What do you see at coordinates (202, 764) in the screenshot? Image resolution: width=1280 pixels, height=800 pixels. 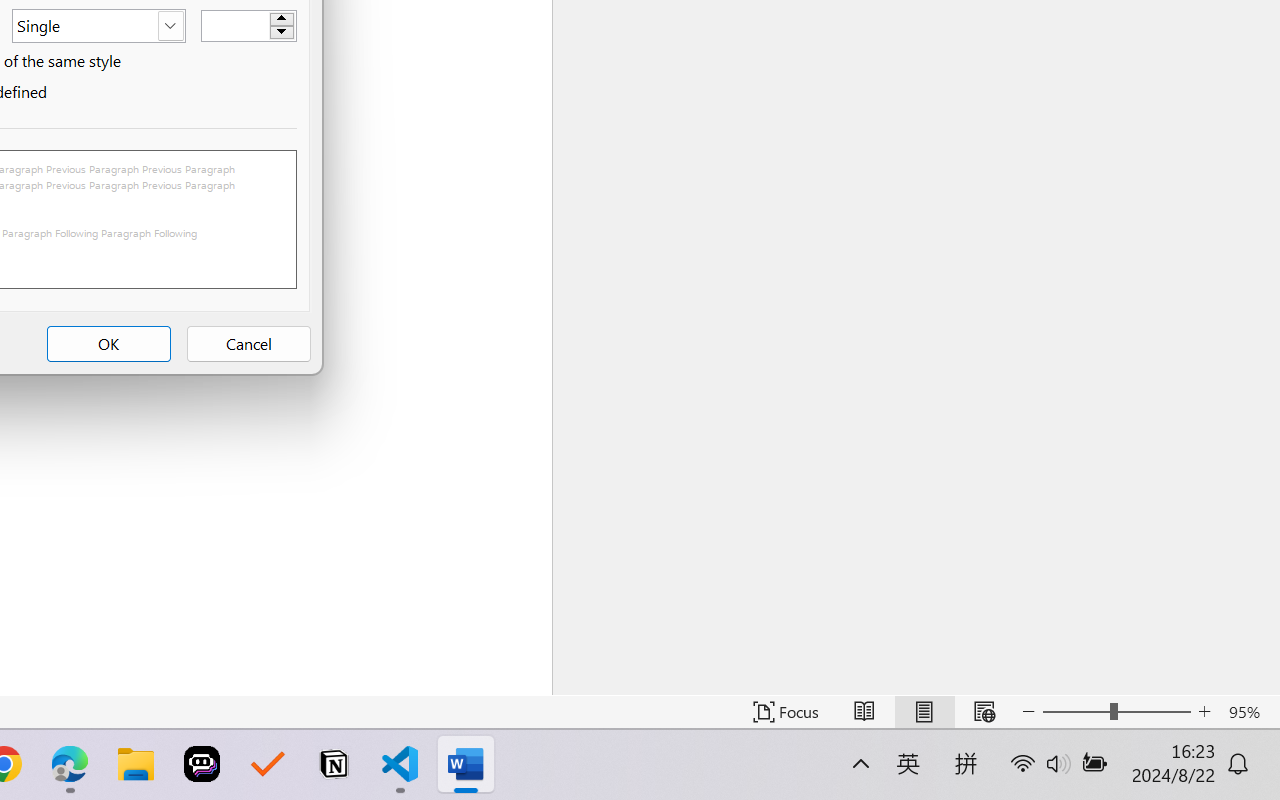 I see `'Poe'` at bounding box center [202, 764].